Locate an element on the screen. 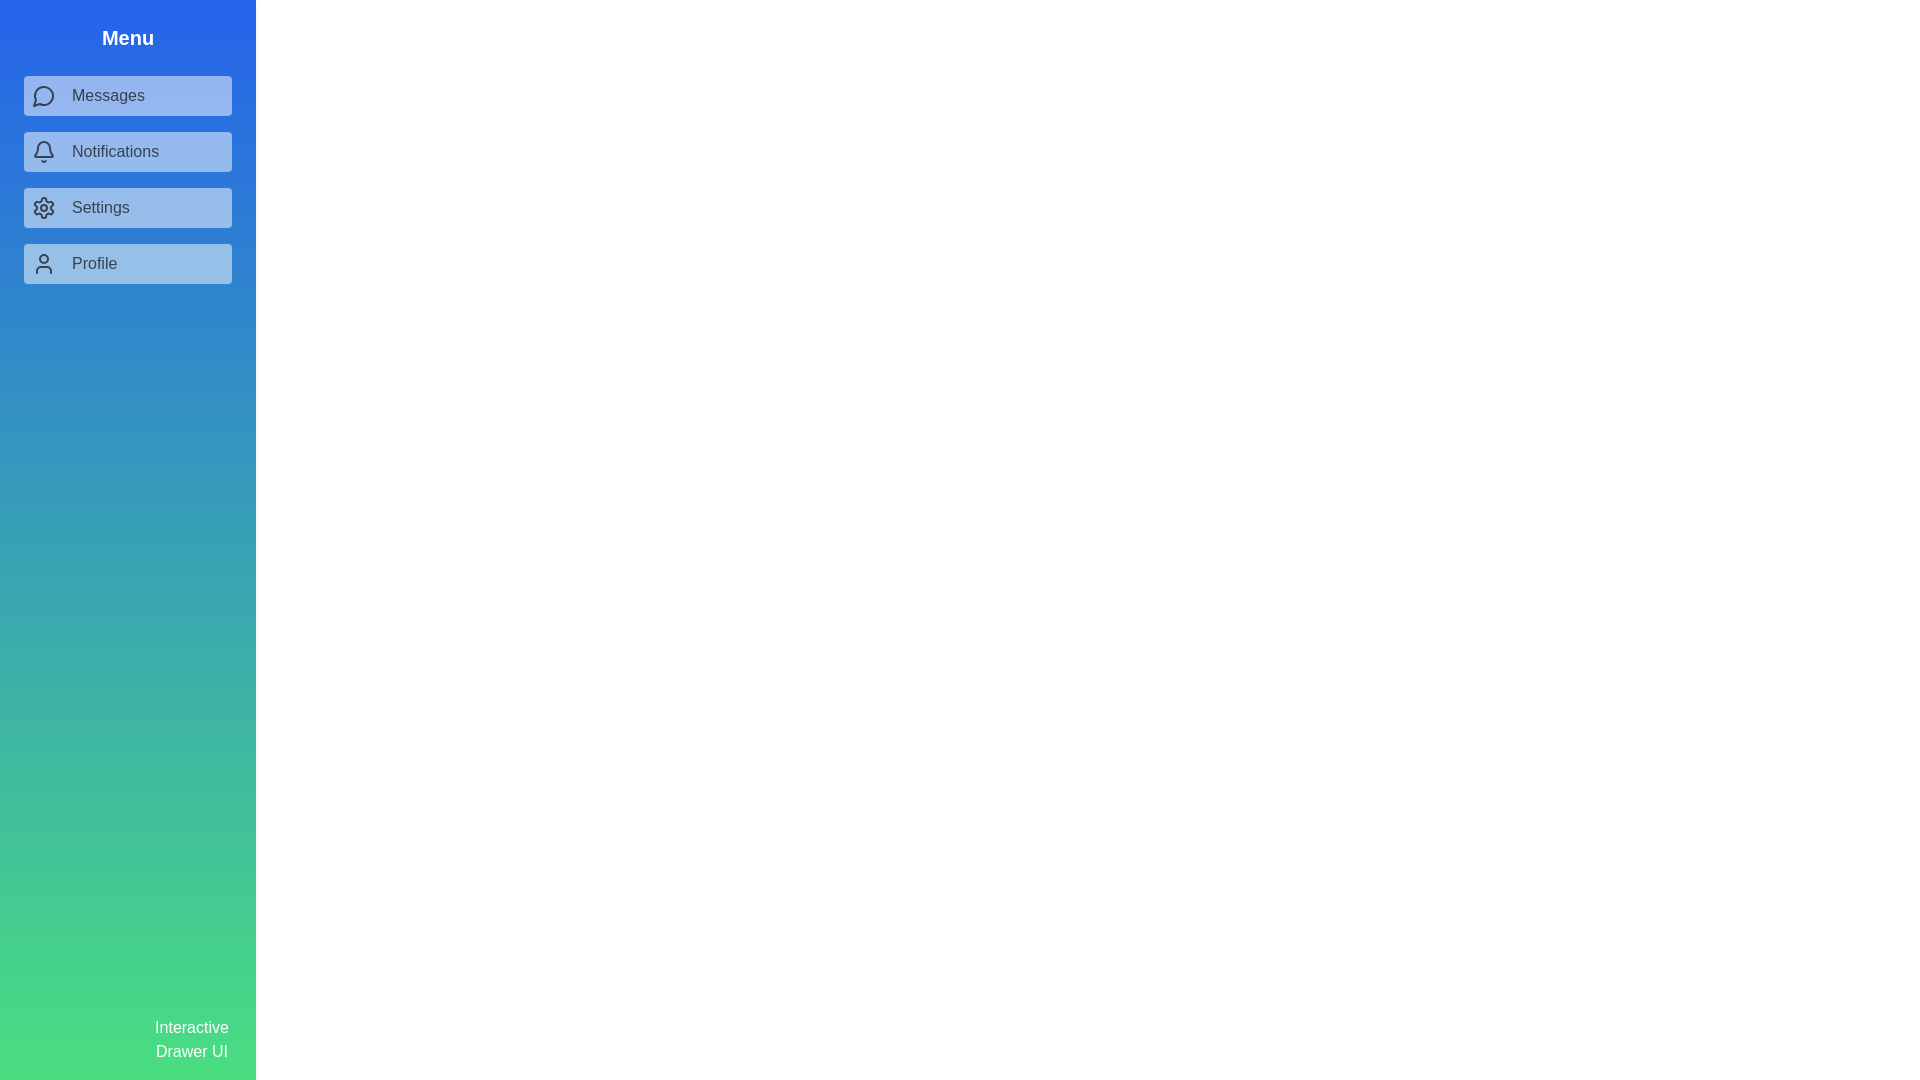  the menu item Profile is located at coordinates (127, 262).